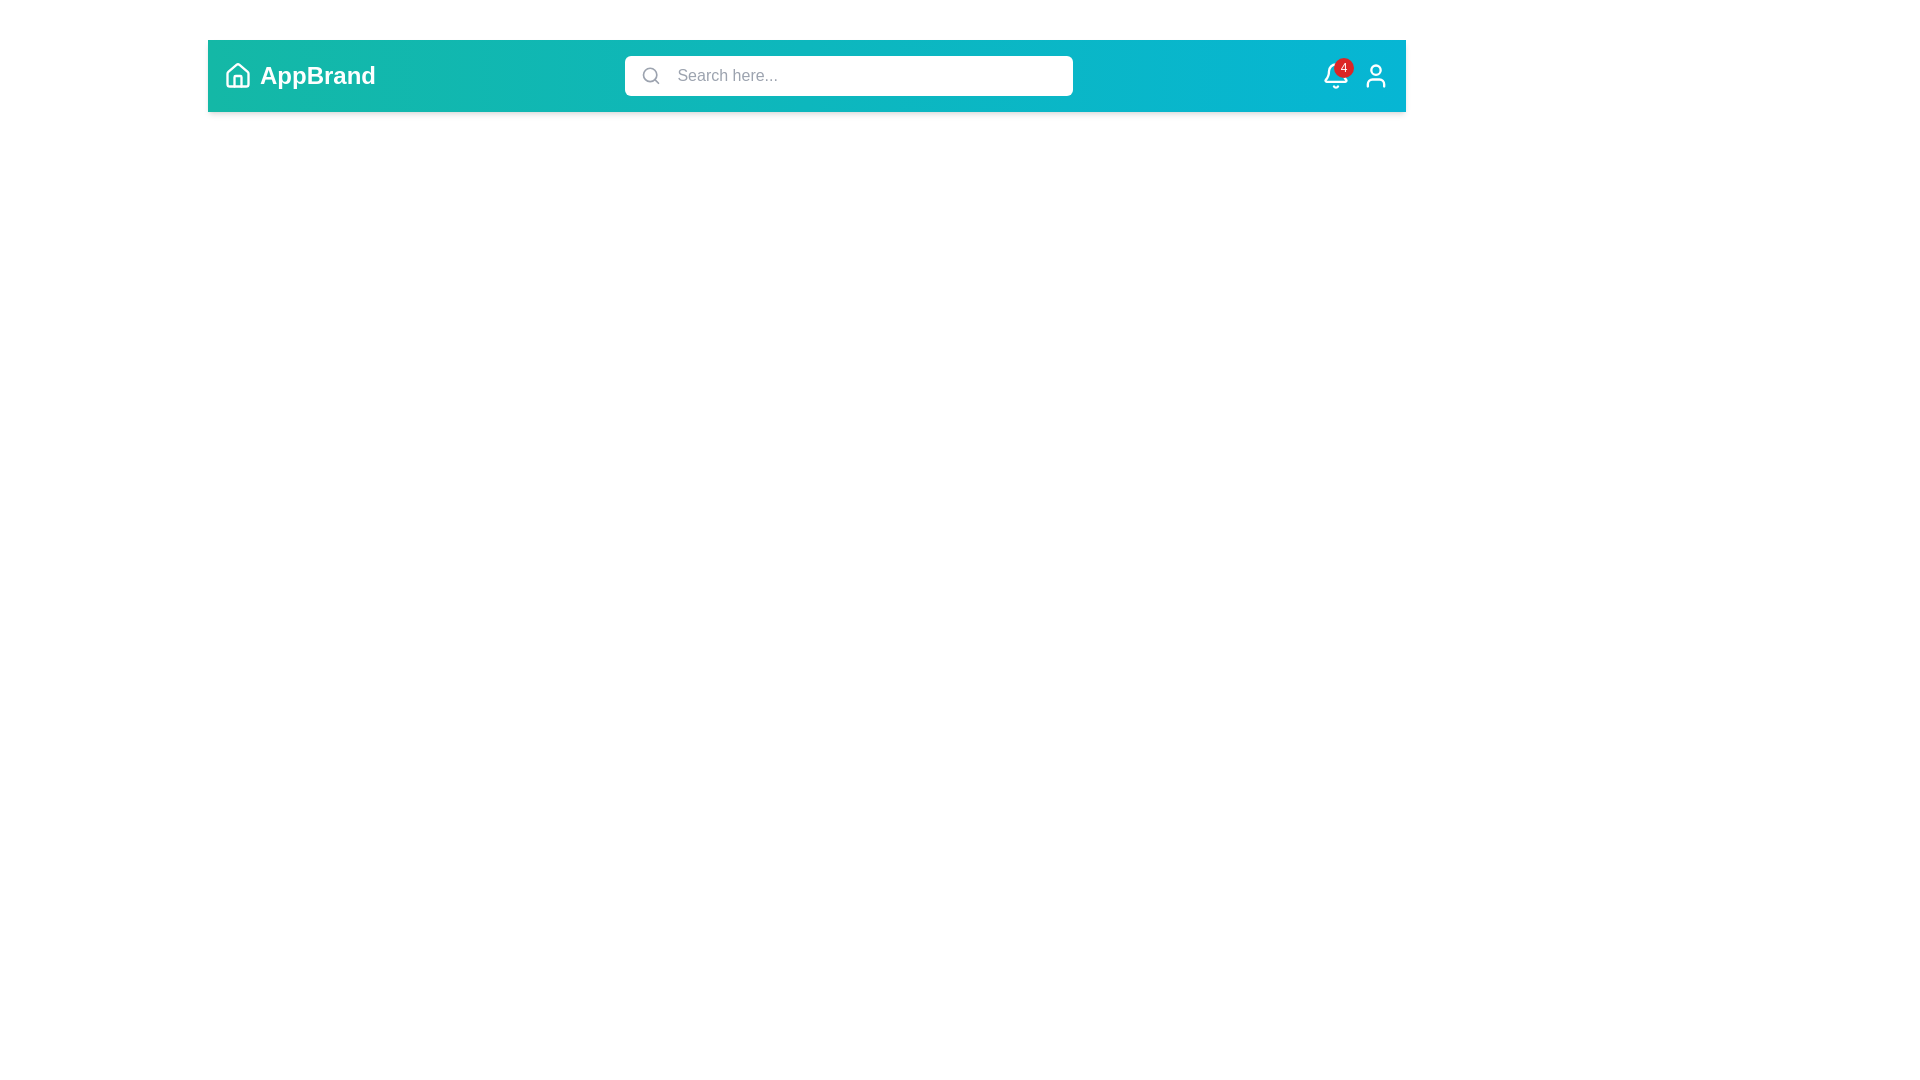  I want to click on the search bar and input a search query, so click(863, 75).